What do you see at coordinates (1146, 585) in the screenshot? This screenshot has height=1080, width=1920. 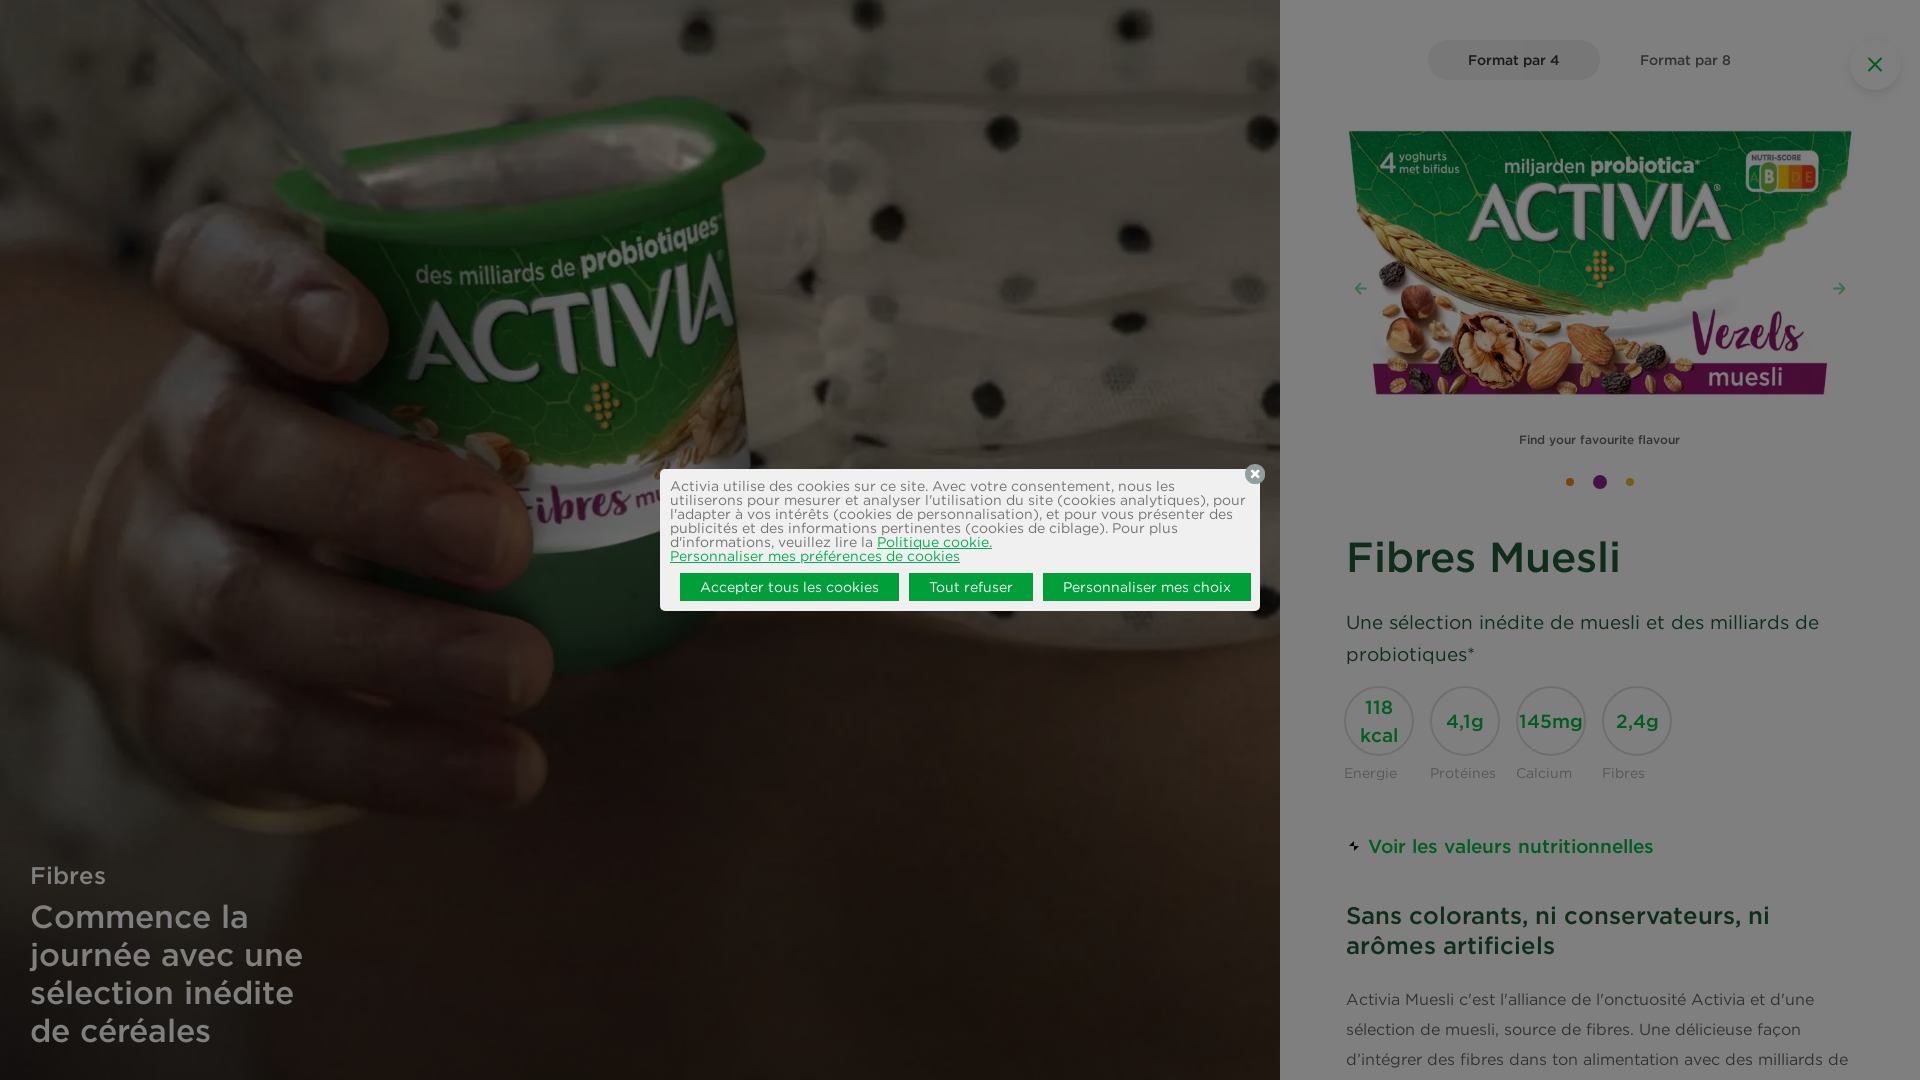 I see `'Personnaliser mes choix'` at bounding box center [1146, 585].